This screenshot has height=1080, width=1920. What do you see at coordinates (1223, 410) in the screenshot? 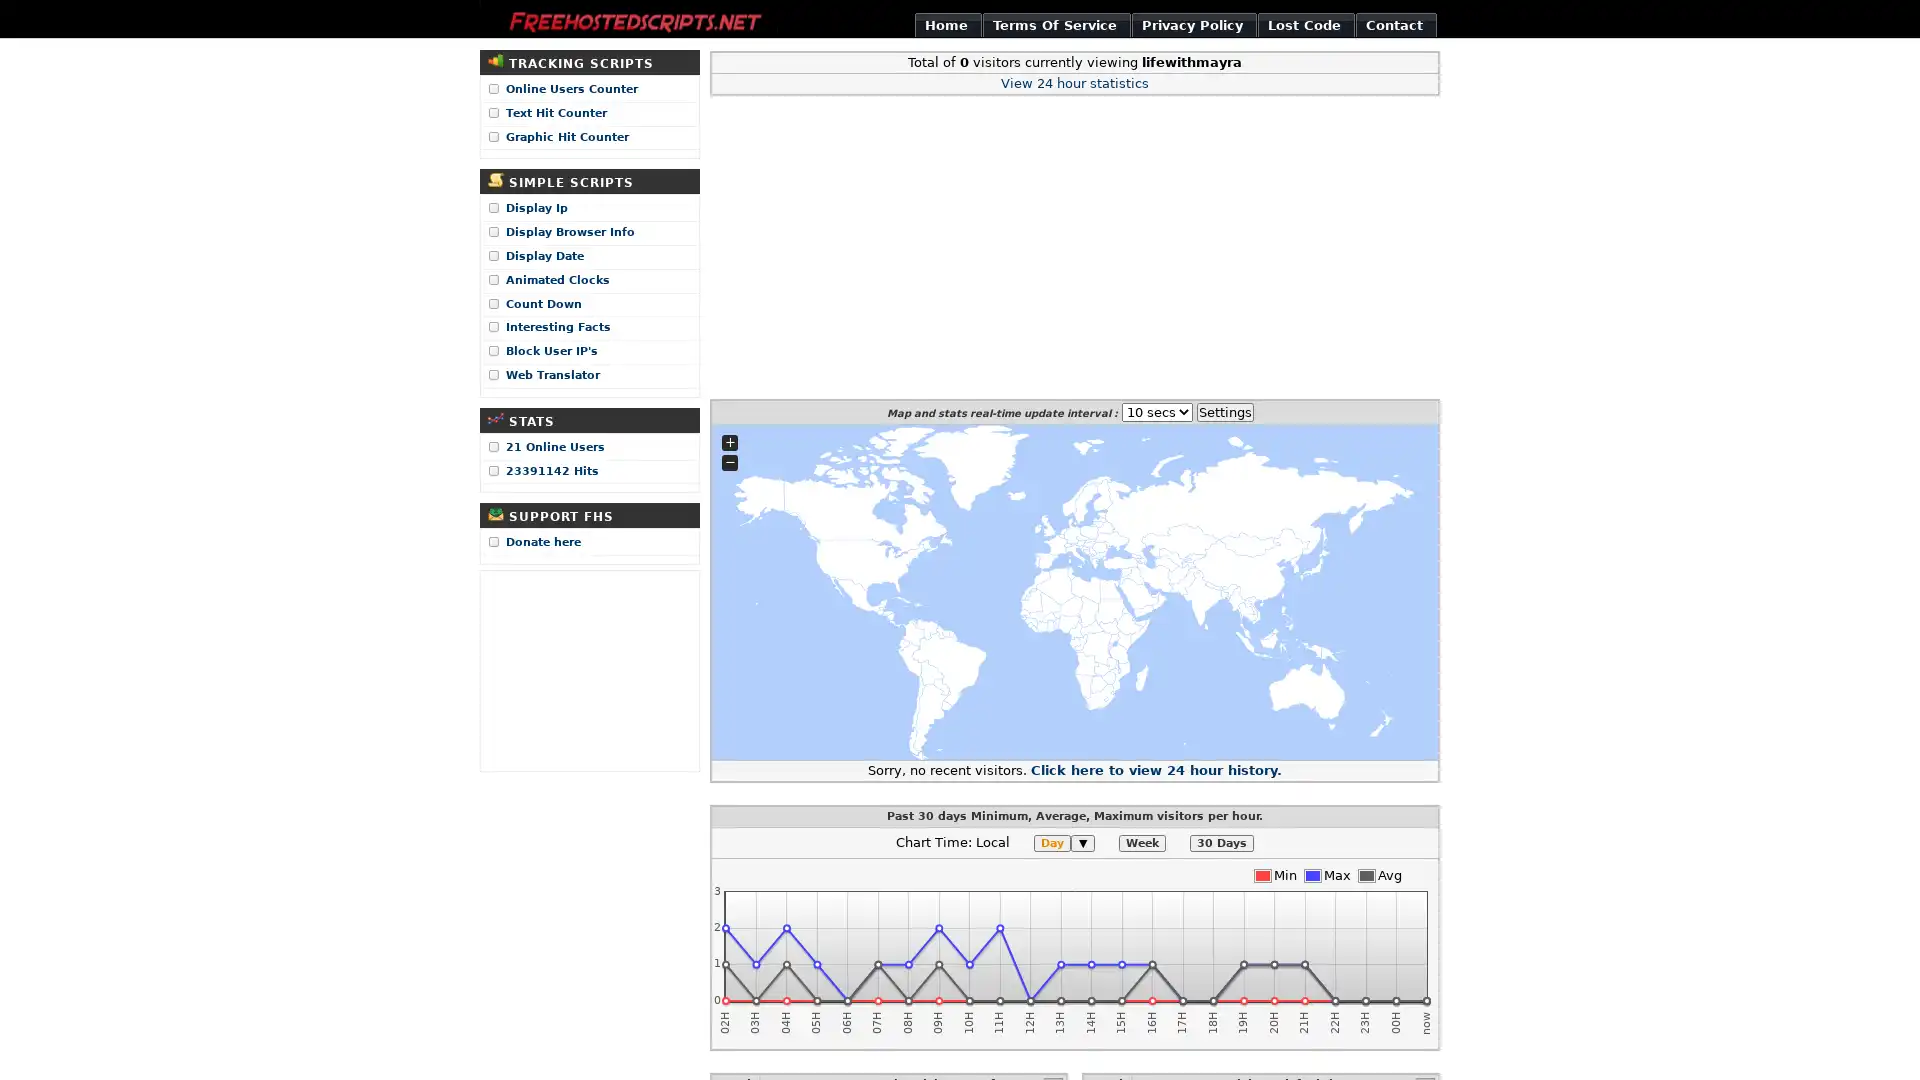
I see `Settings` at bounding box center [1223, 410].